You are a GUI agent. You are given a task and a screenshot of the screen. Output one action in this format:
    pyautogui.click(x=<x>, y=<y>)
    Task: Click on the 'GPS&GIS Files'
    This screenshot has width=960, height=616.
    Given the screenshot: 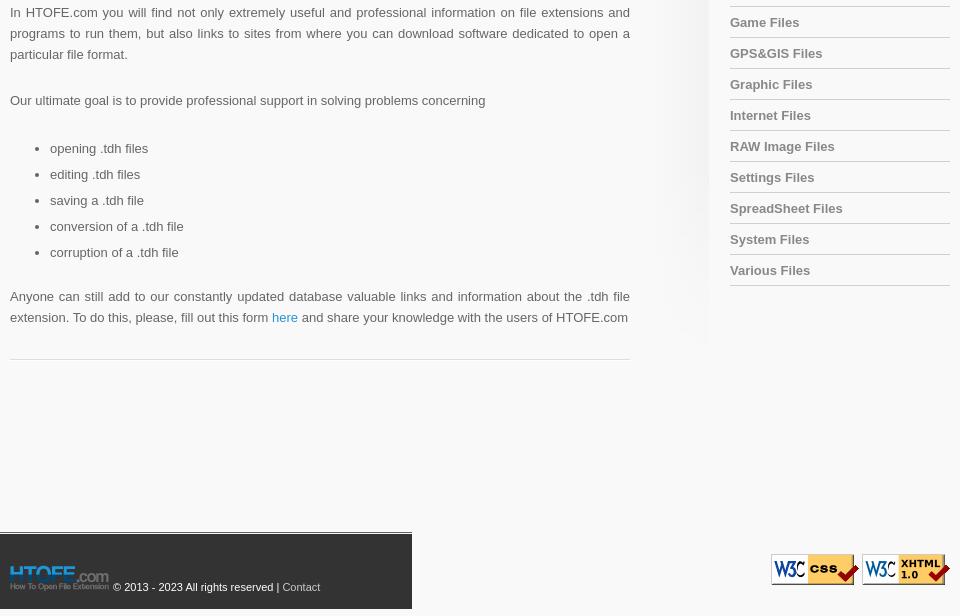 What is the action you would take?
    pyautogui.click(x=774, y=53)
    